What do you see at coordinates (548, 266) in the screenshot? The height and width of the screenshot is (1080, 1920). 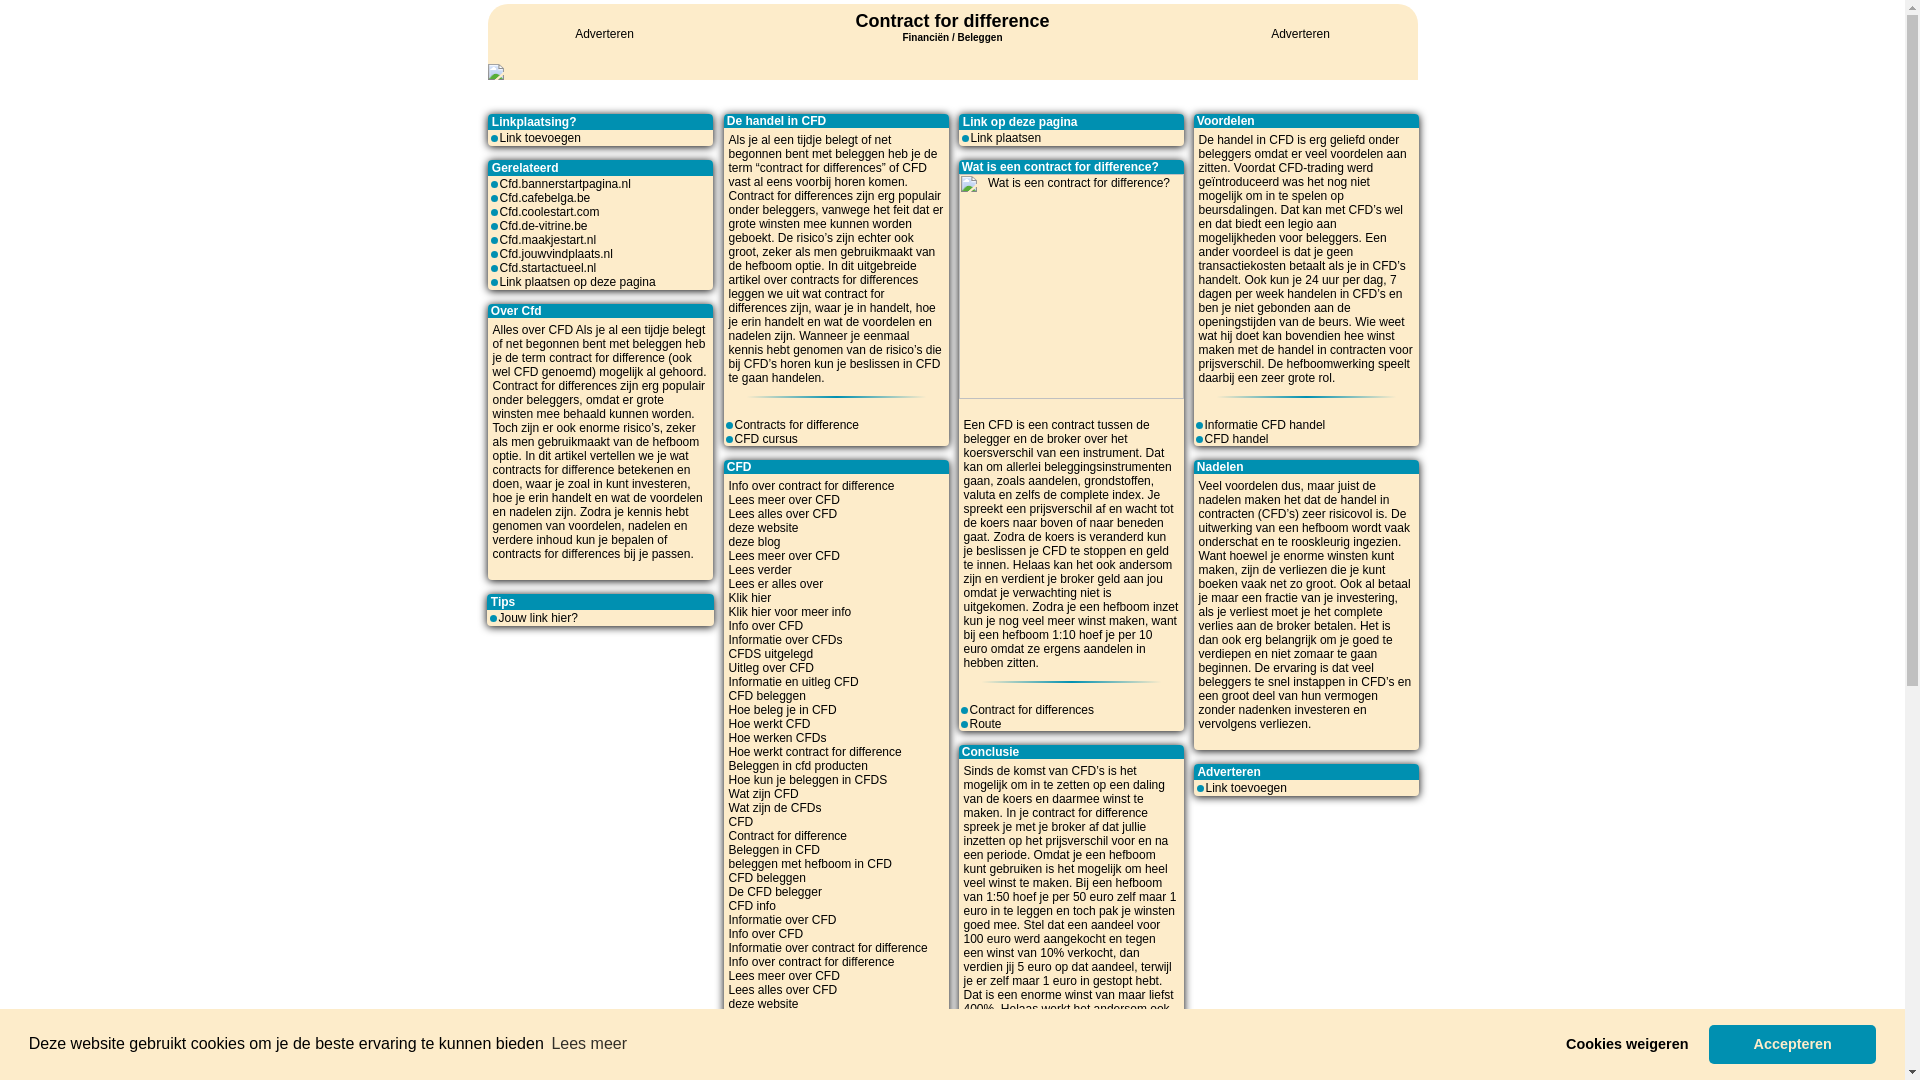 I see `'Cfd.startactueel.nl'` at bounding box center [548, 266].